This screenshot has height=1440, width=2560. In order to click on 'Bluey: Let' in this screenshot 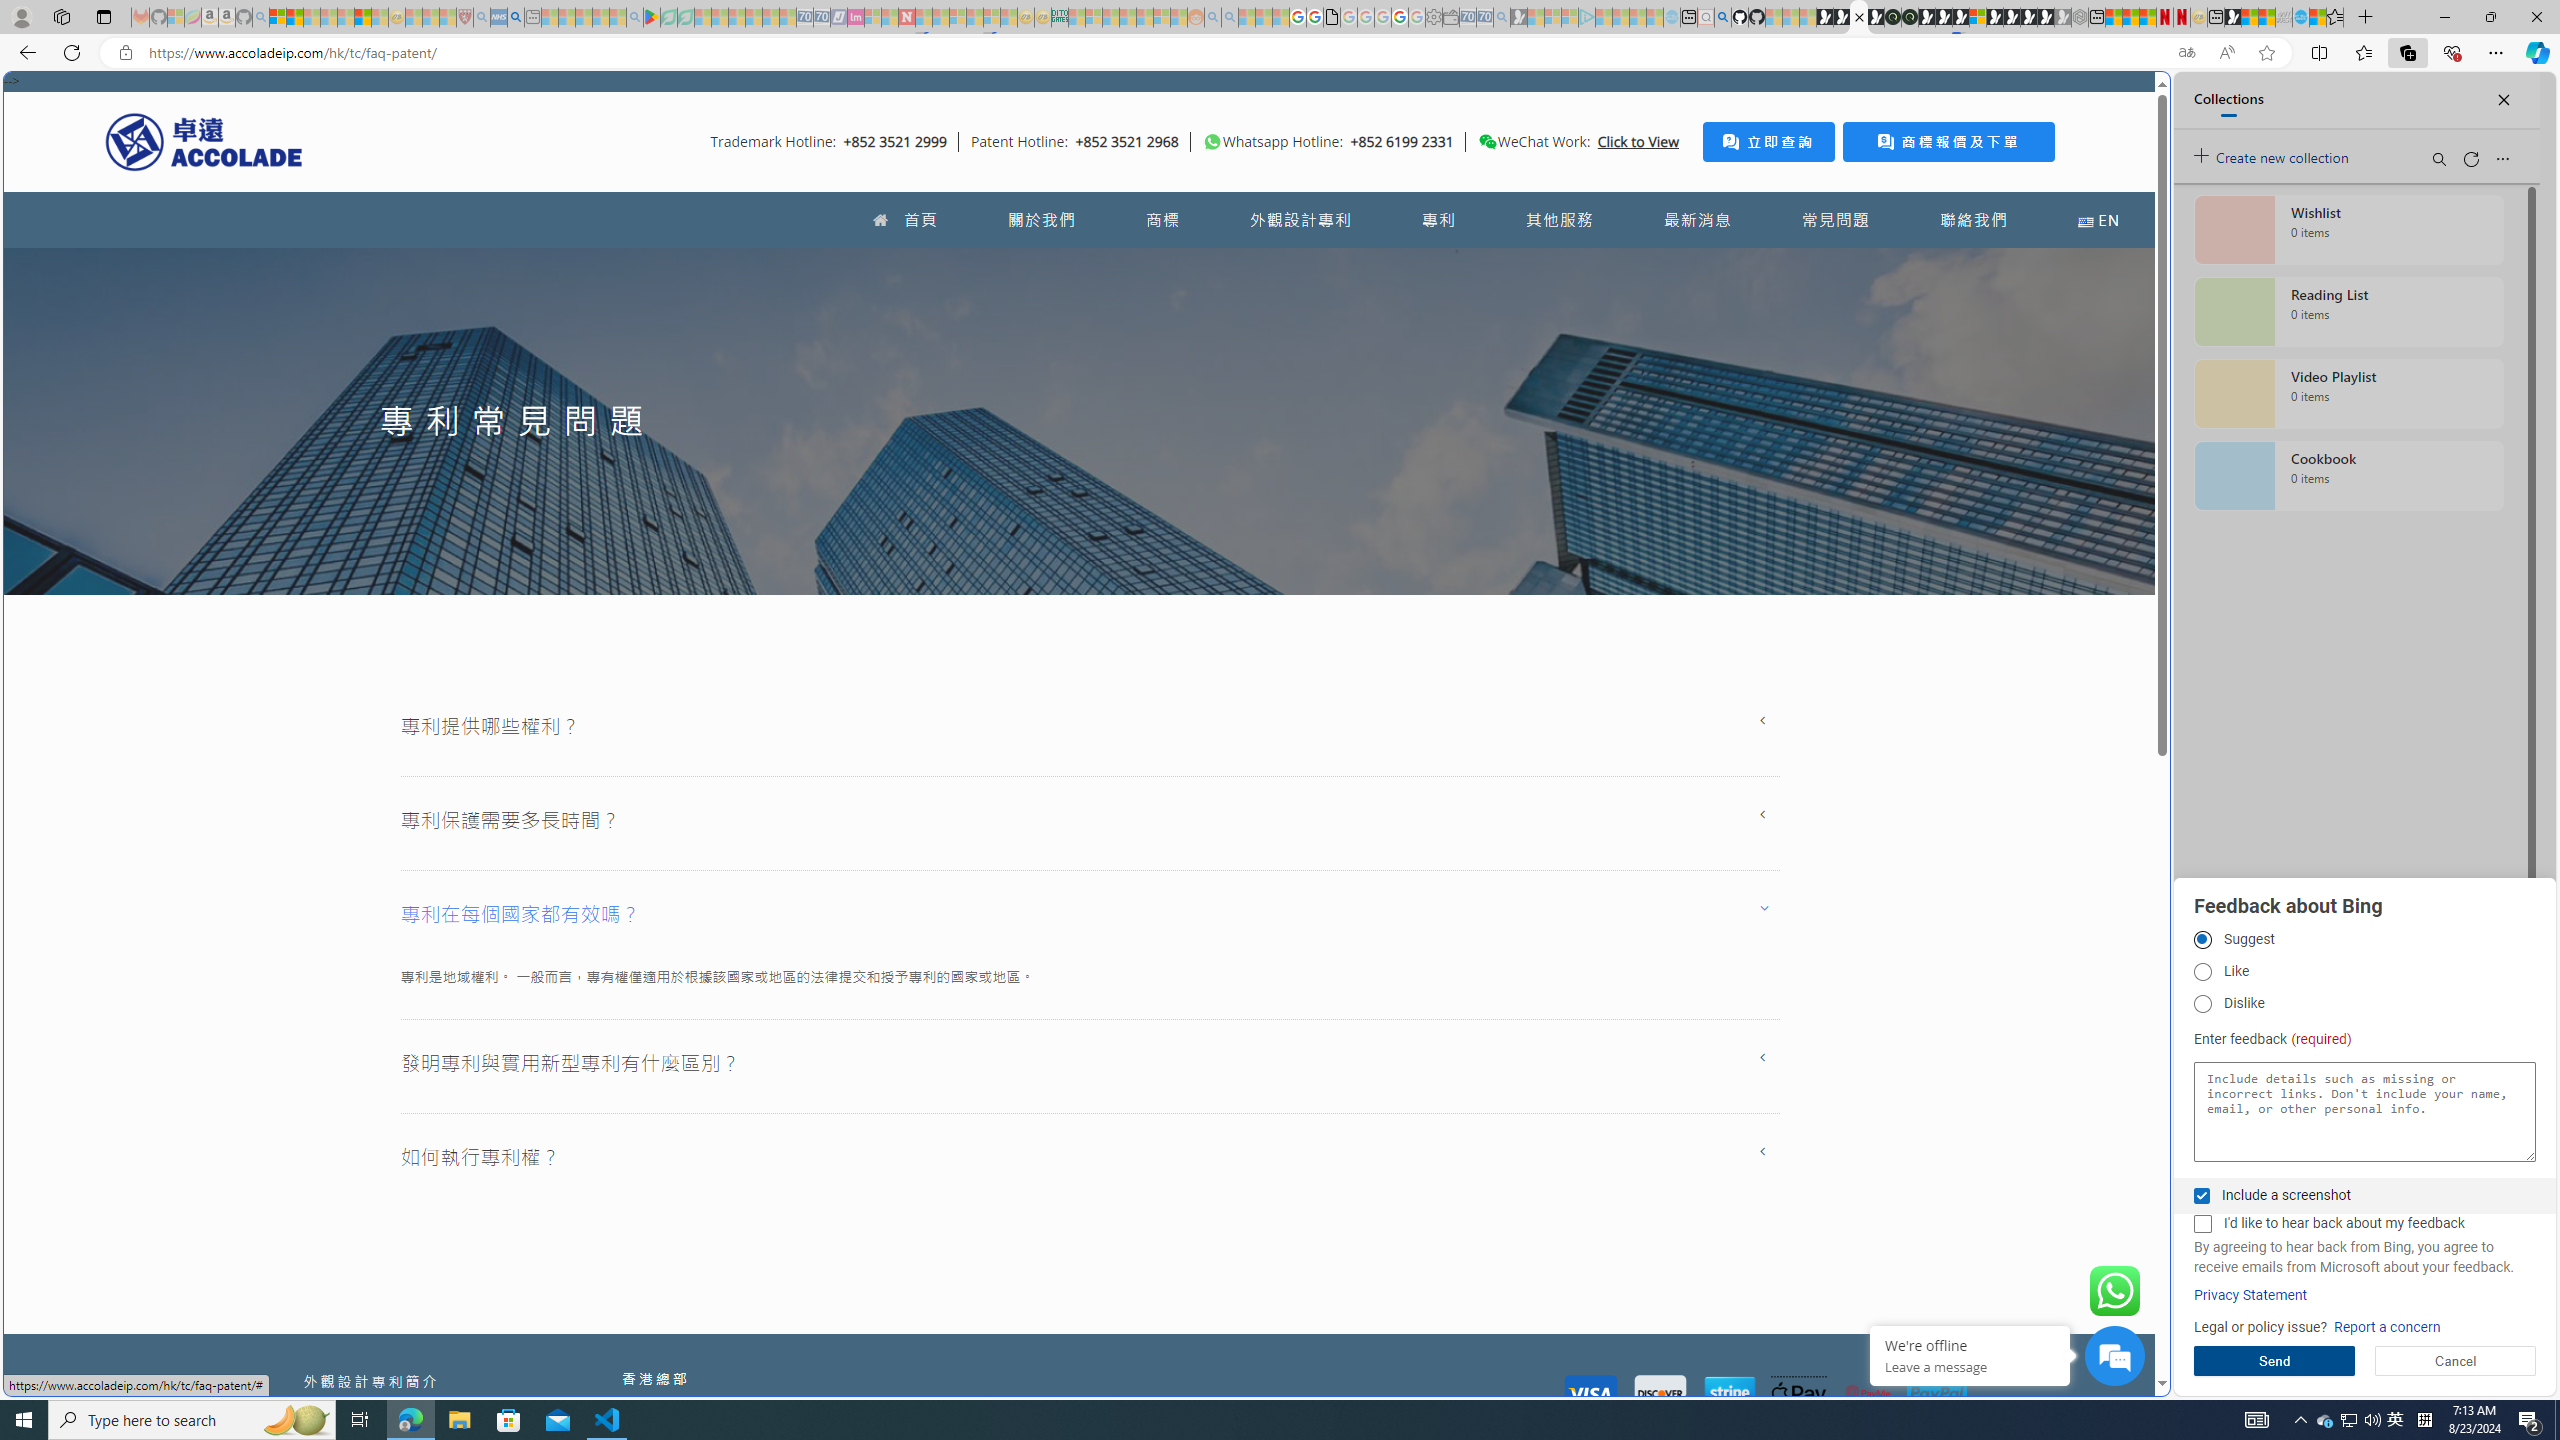, I will do `click(651, 16)`.